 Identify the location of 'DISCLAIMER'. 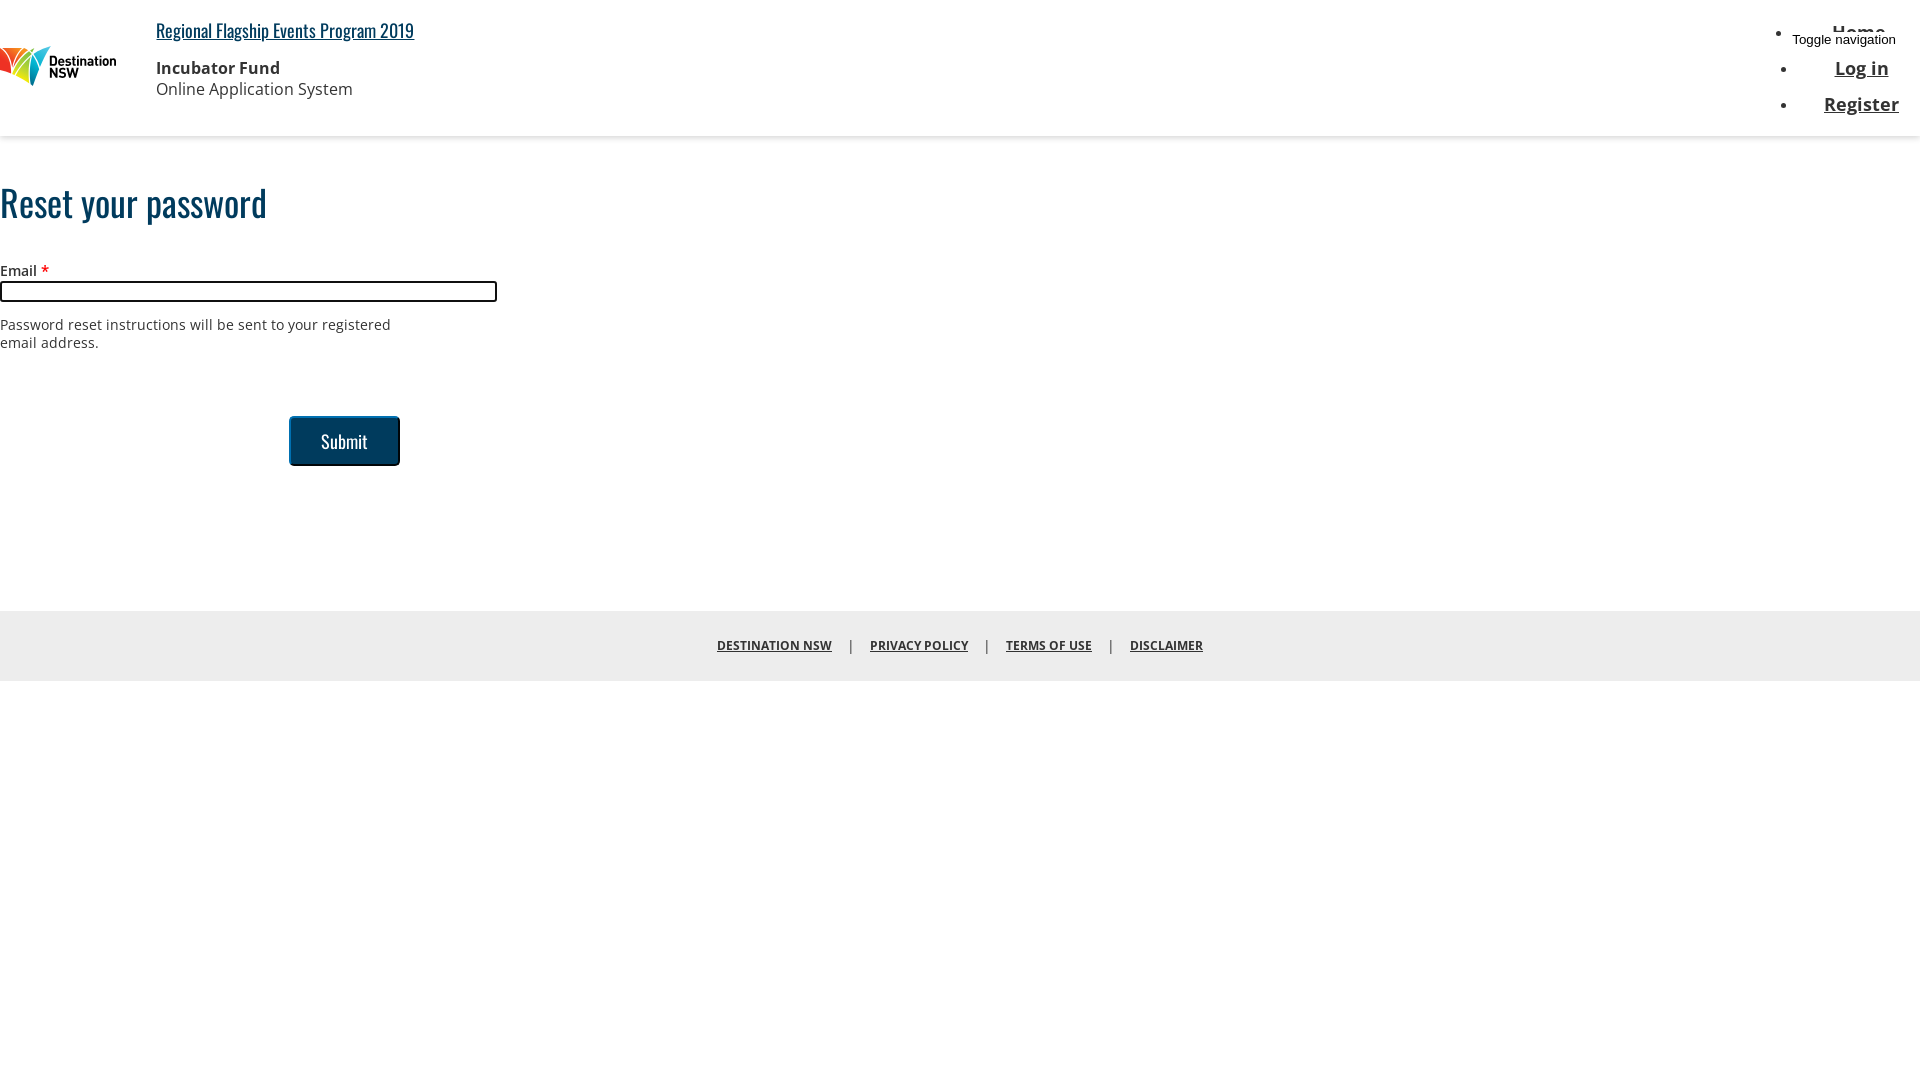
(1166, 645).